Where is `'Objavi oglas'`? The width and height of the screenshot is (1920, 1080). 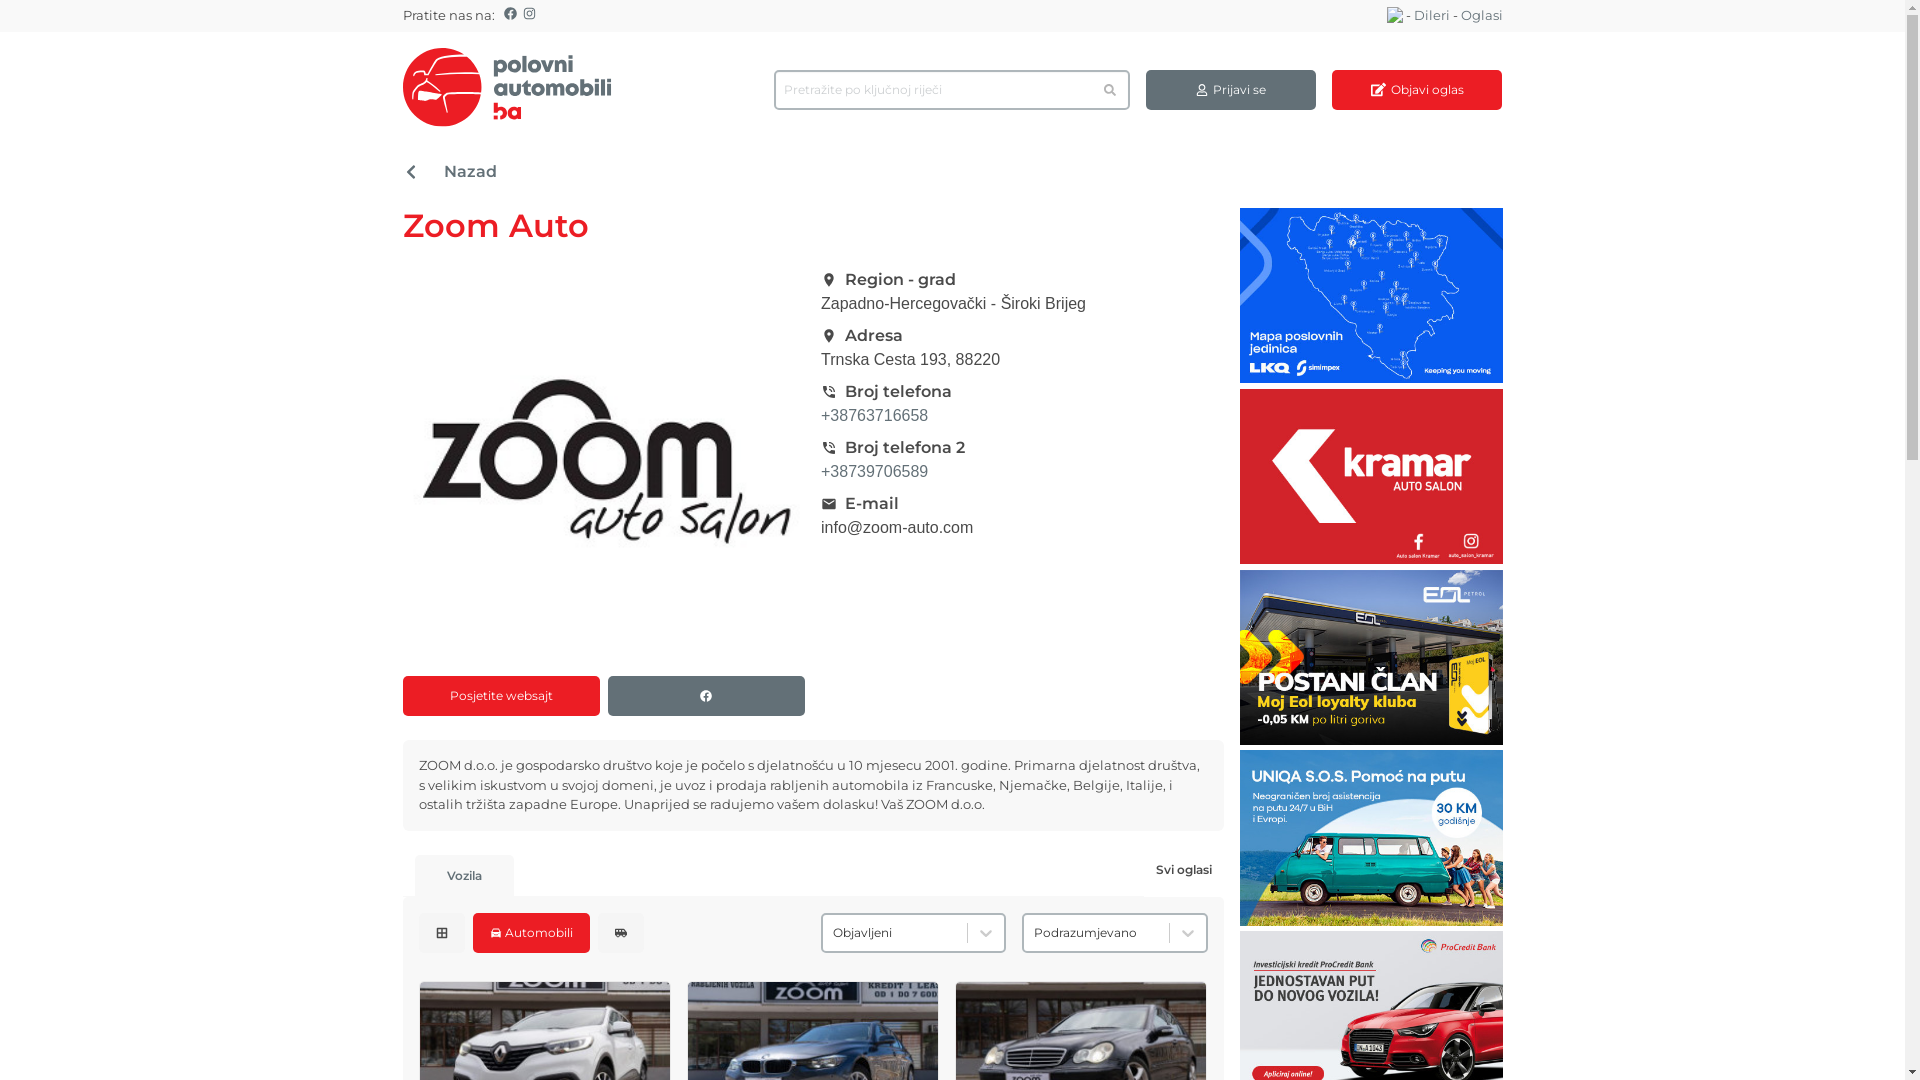
'Objavi oglas' is located at coordinates (1331, 88).